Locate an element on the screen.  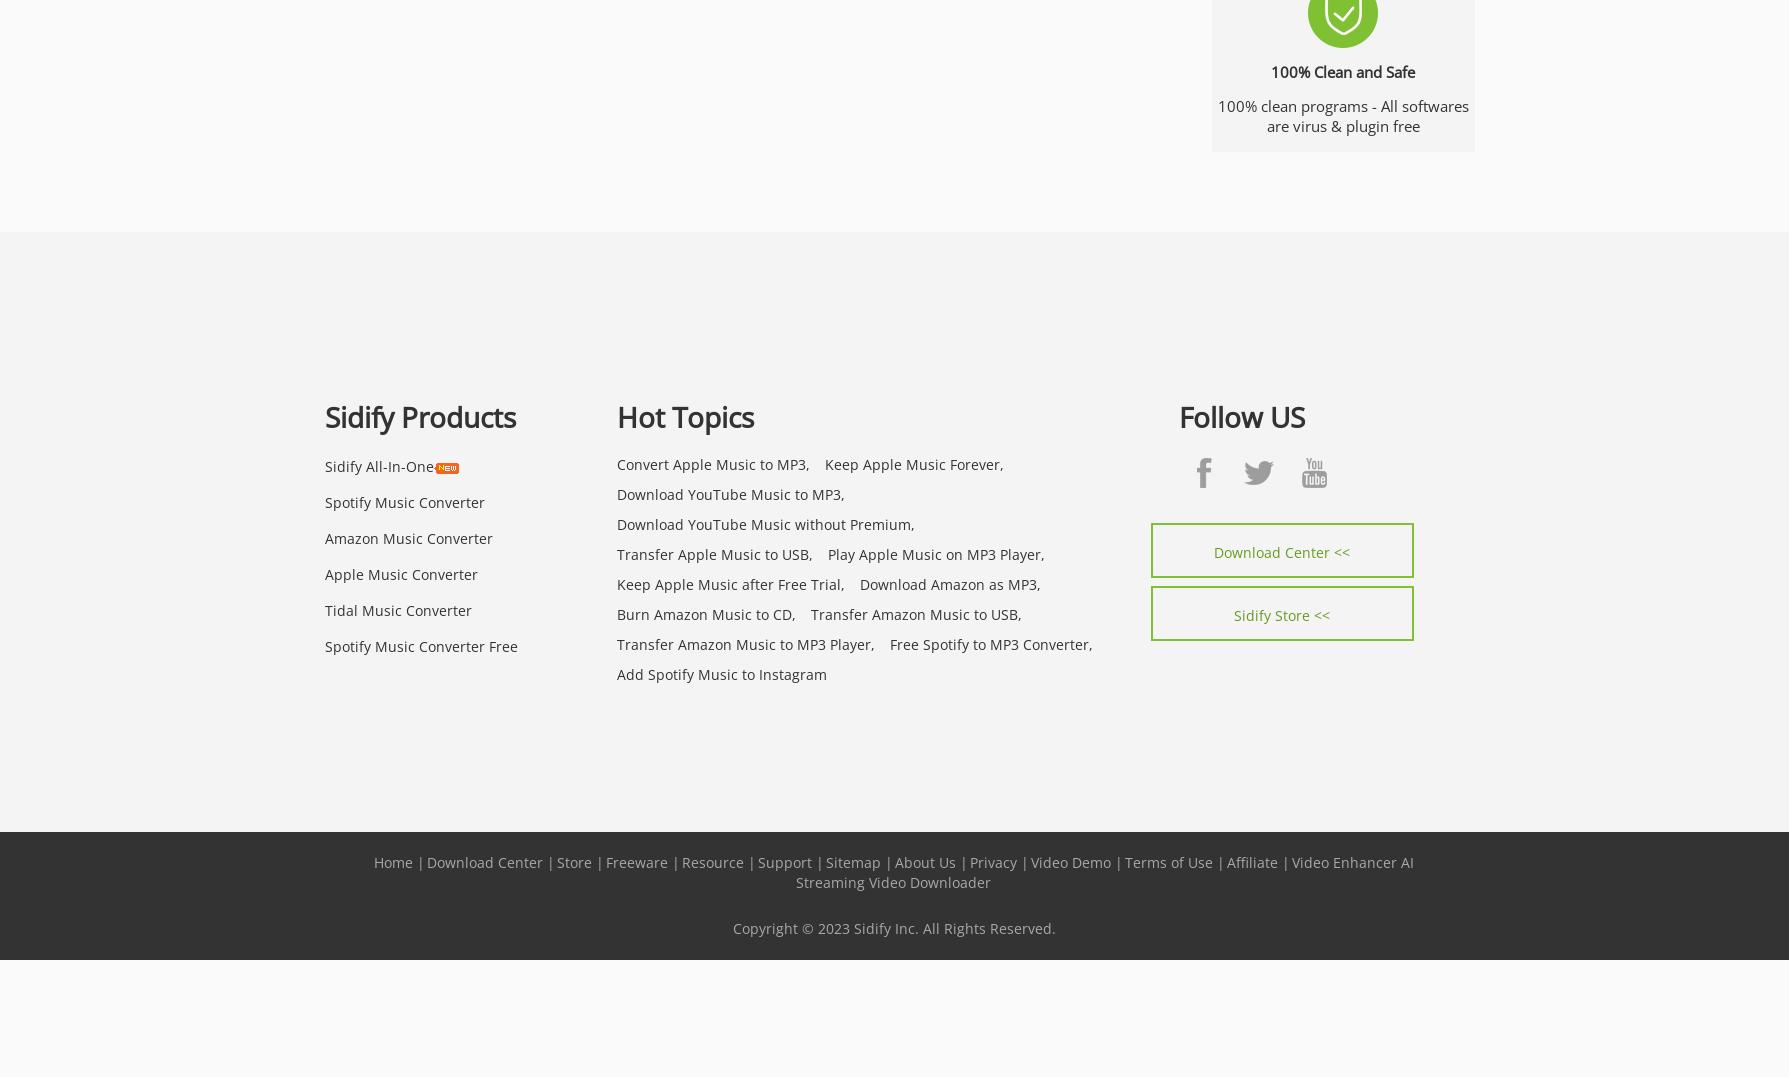
'100% Clean and Safe' is located at coordinates (1271, 72).